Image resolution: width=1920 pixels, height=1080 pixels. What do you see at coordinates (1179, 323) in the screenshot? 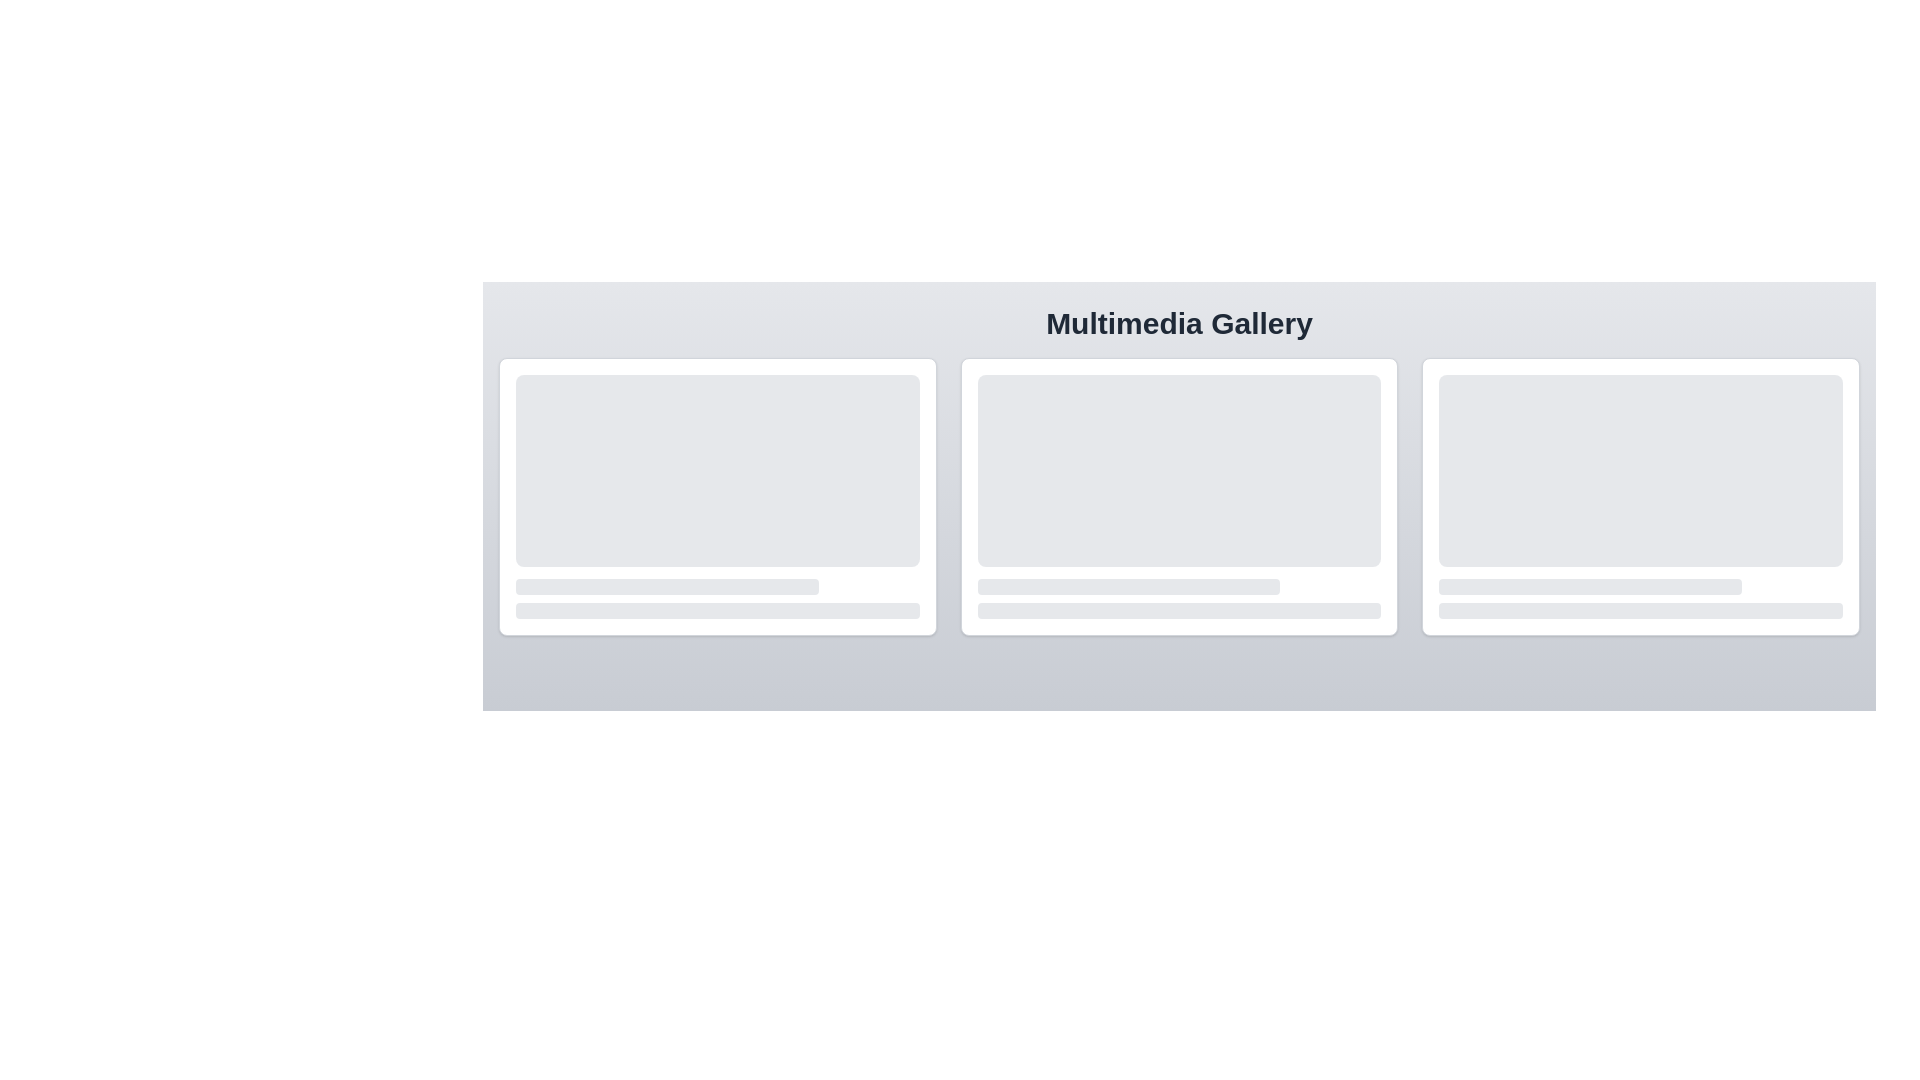
I see `bold, large-sized header text 'Multimedia Gallery' to understand the section's purpose` at bounding box center [1179, 323].